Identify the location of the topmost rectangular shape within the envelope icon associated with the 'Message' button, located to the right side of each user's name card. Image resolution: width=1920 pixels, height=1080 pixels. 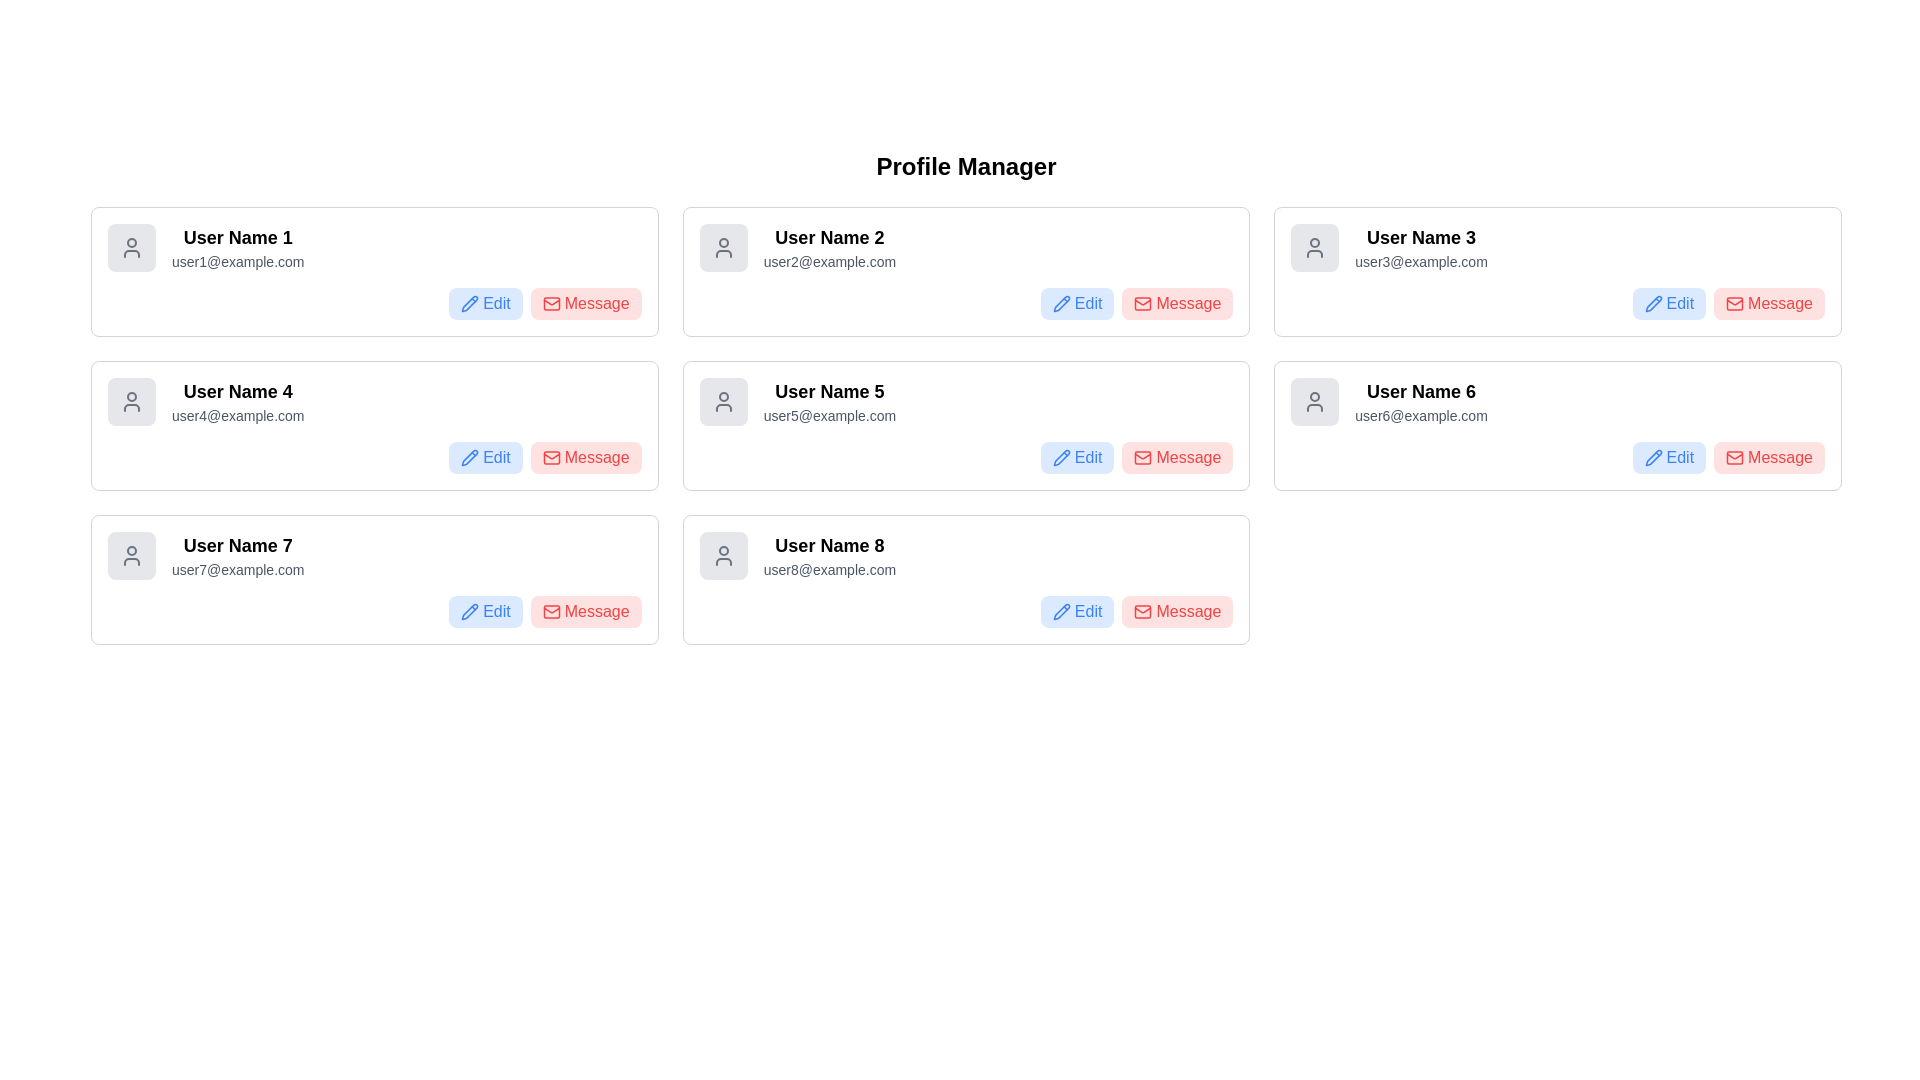
(1143, 611).